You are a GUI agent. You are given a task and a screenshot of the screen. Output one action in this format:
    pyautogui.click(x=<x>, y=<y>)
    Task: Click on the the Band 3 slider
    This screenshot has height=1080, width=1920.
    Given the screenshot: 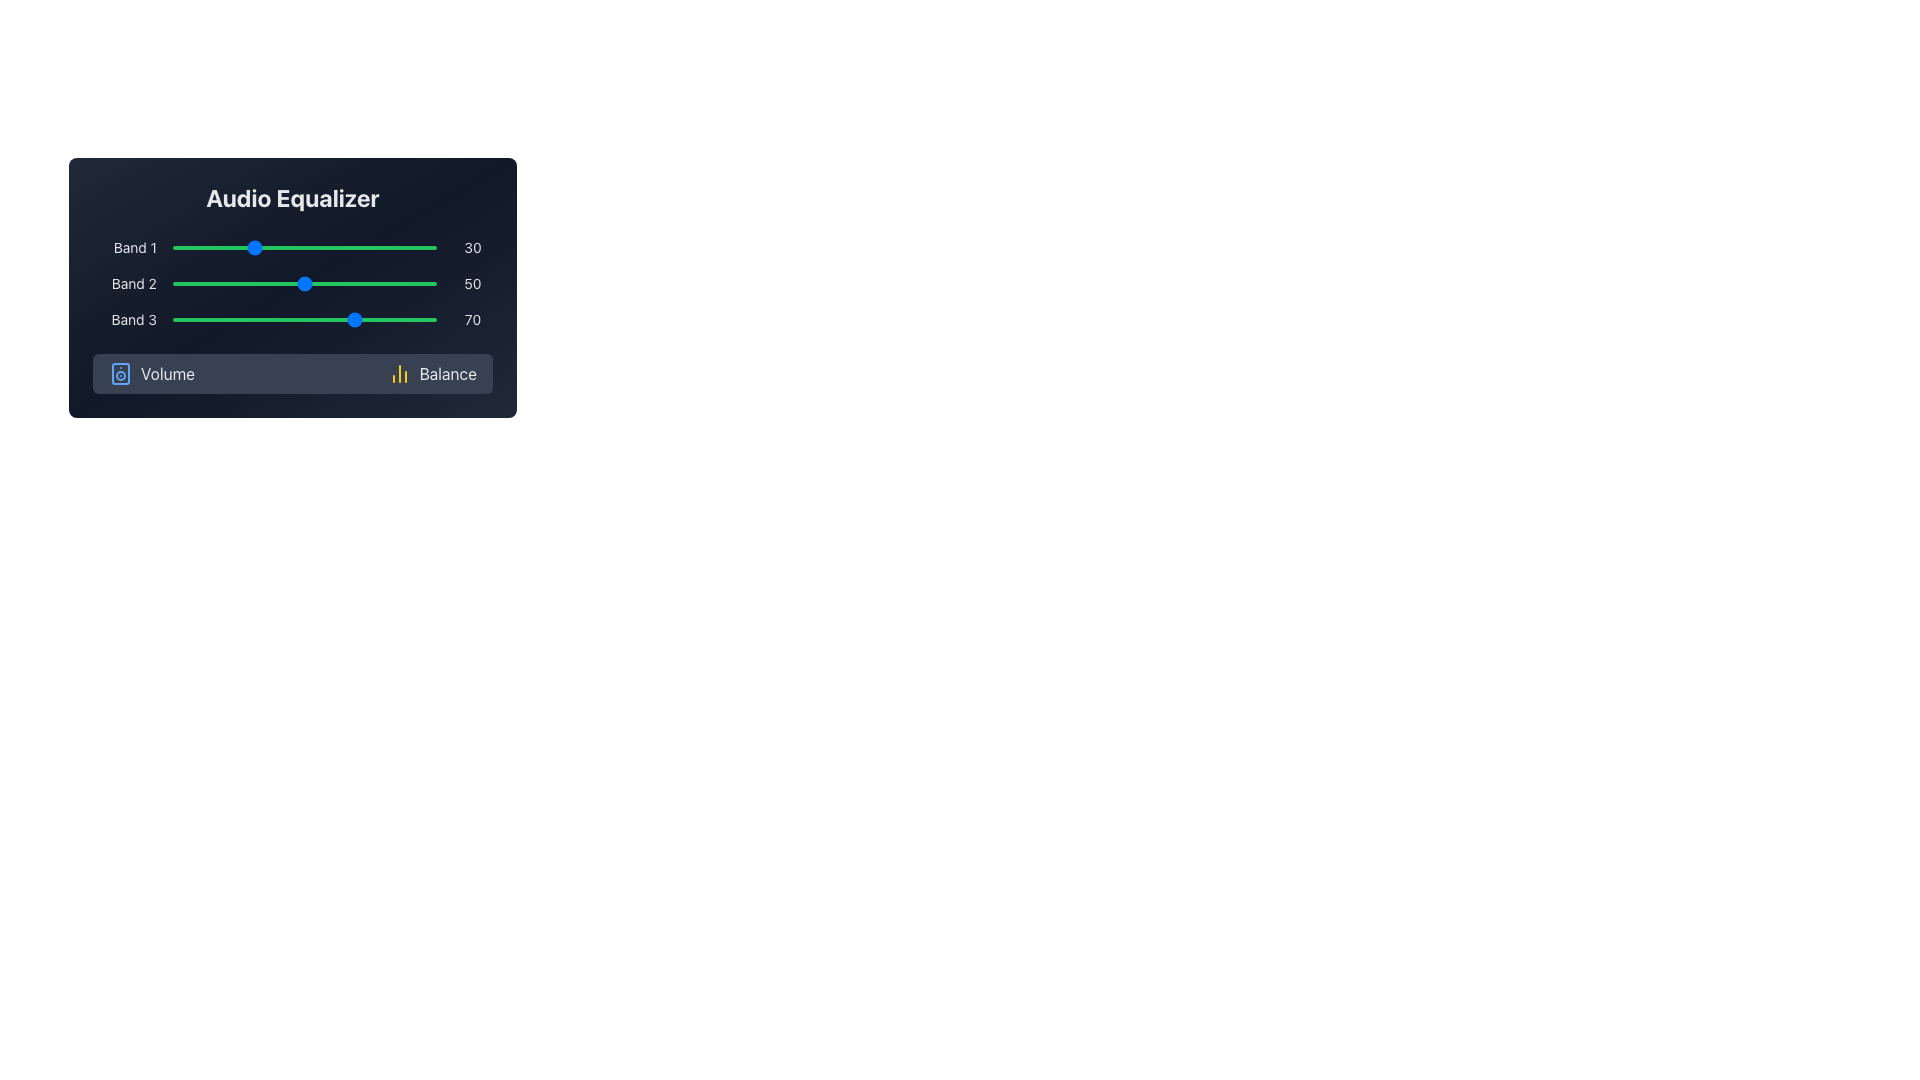 What is the action you would take?
    pyautogui.click(x=311, y=319)
    